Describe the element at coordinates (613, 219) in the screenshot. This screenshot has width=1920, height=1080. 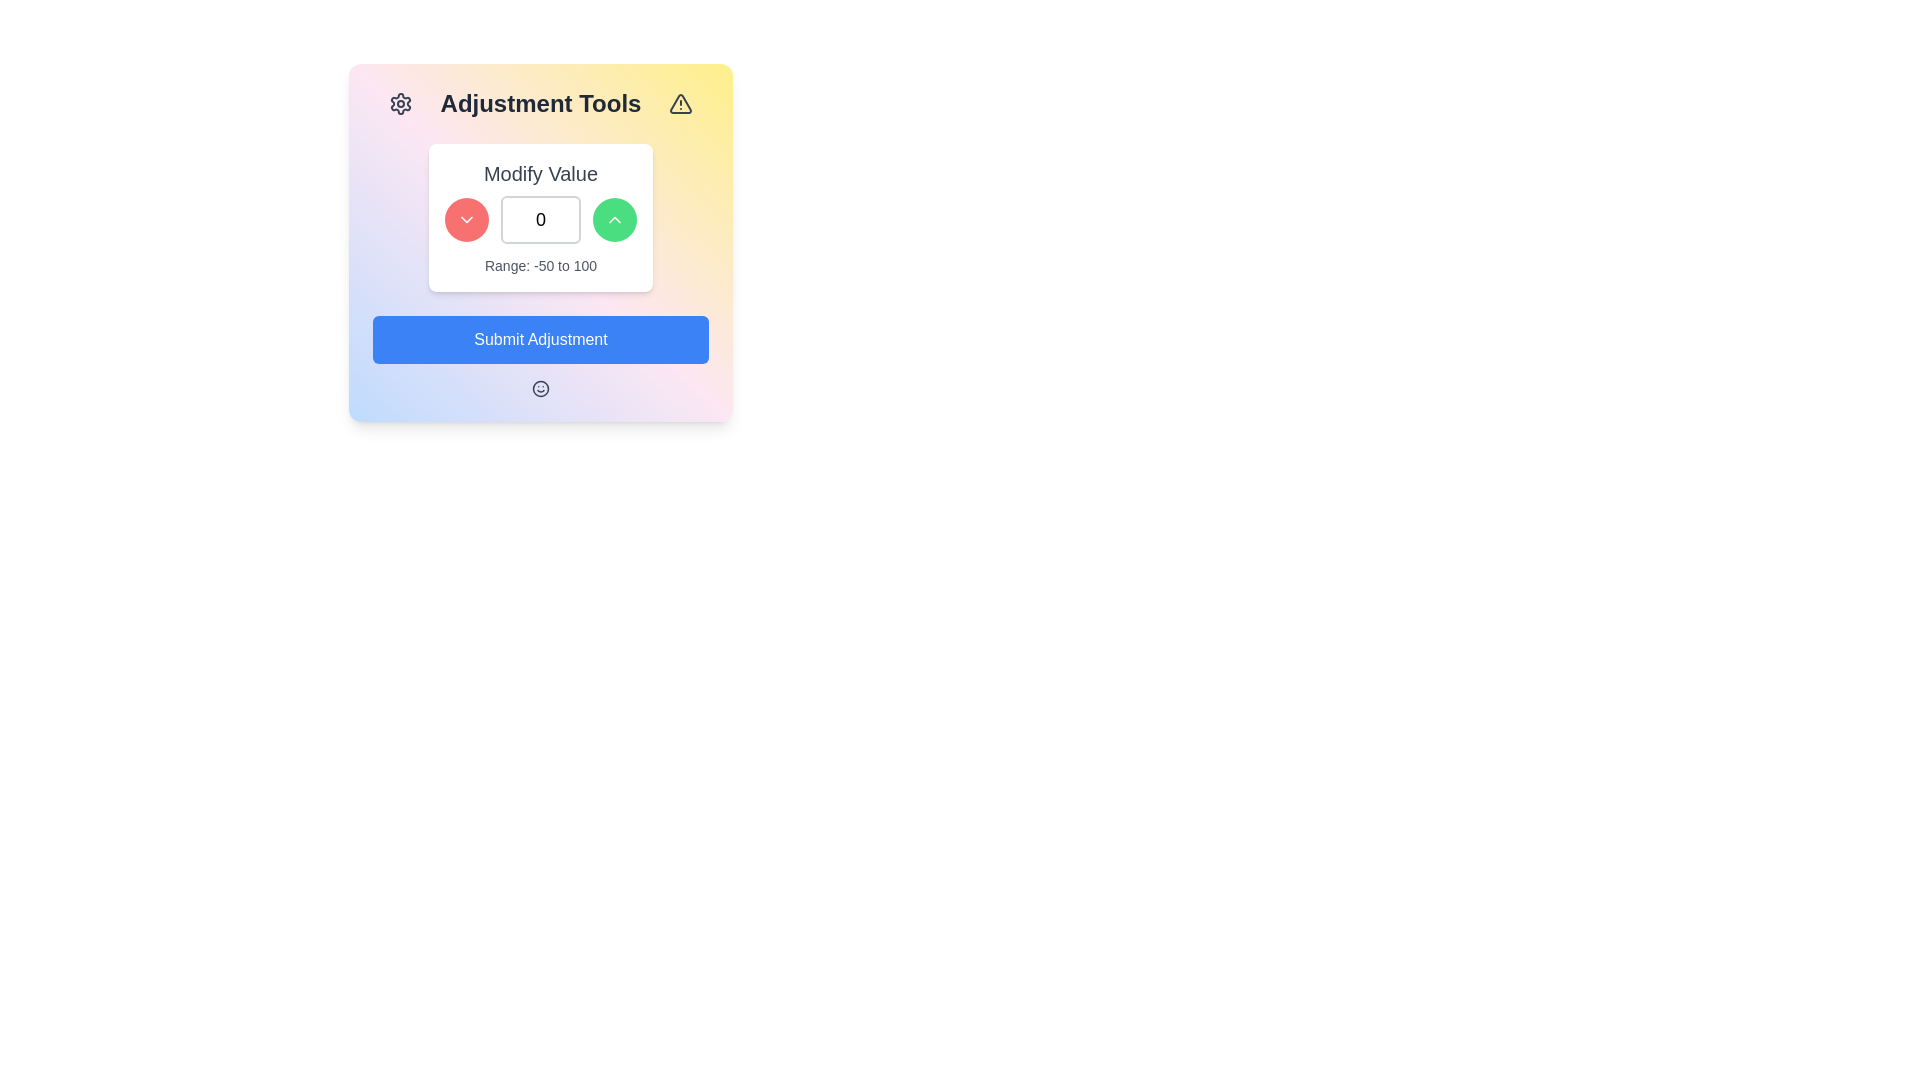
I see `the circular green button with a white upward arrow located at the top-right corner of the 'Modify Value' panel to change its appearance` at that location.